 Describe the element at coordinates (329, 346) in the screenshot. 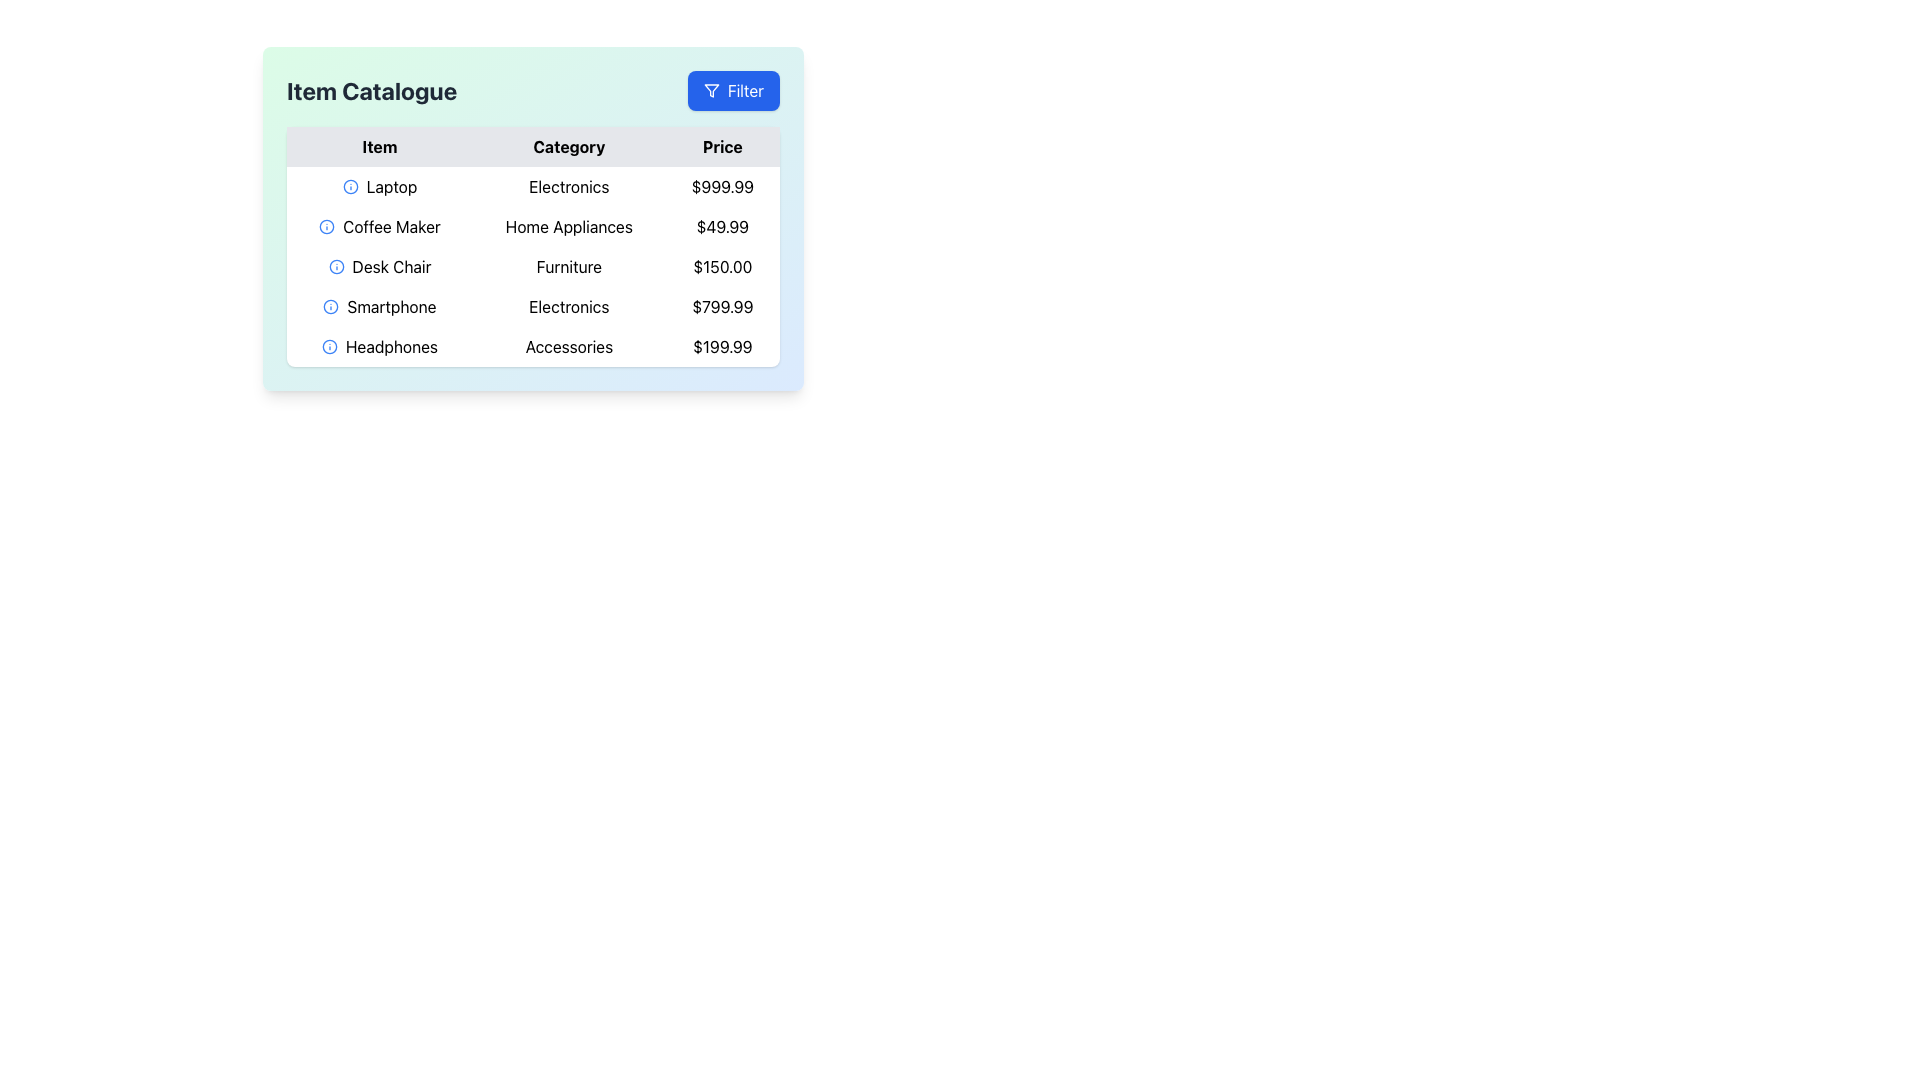

I see `the information icon located in the last row of the 'Item' column next to 'Headphones'` at that location.